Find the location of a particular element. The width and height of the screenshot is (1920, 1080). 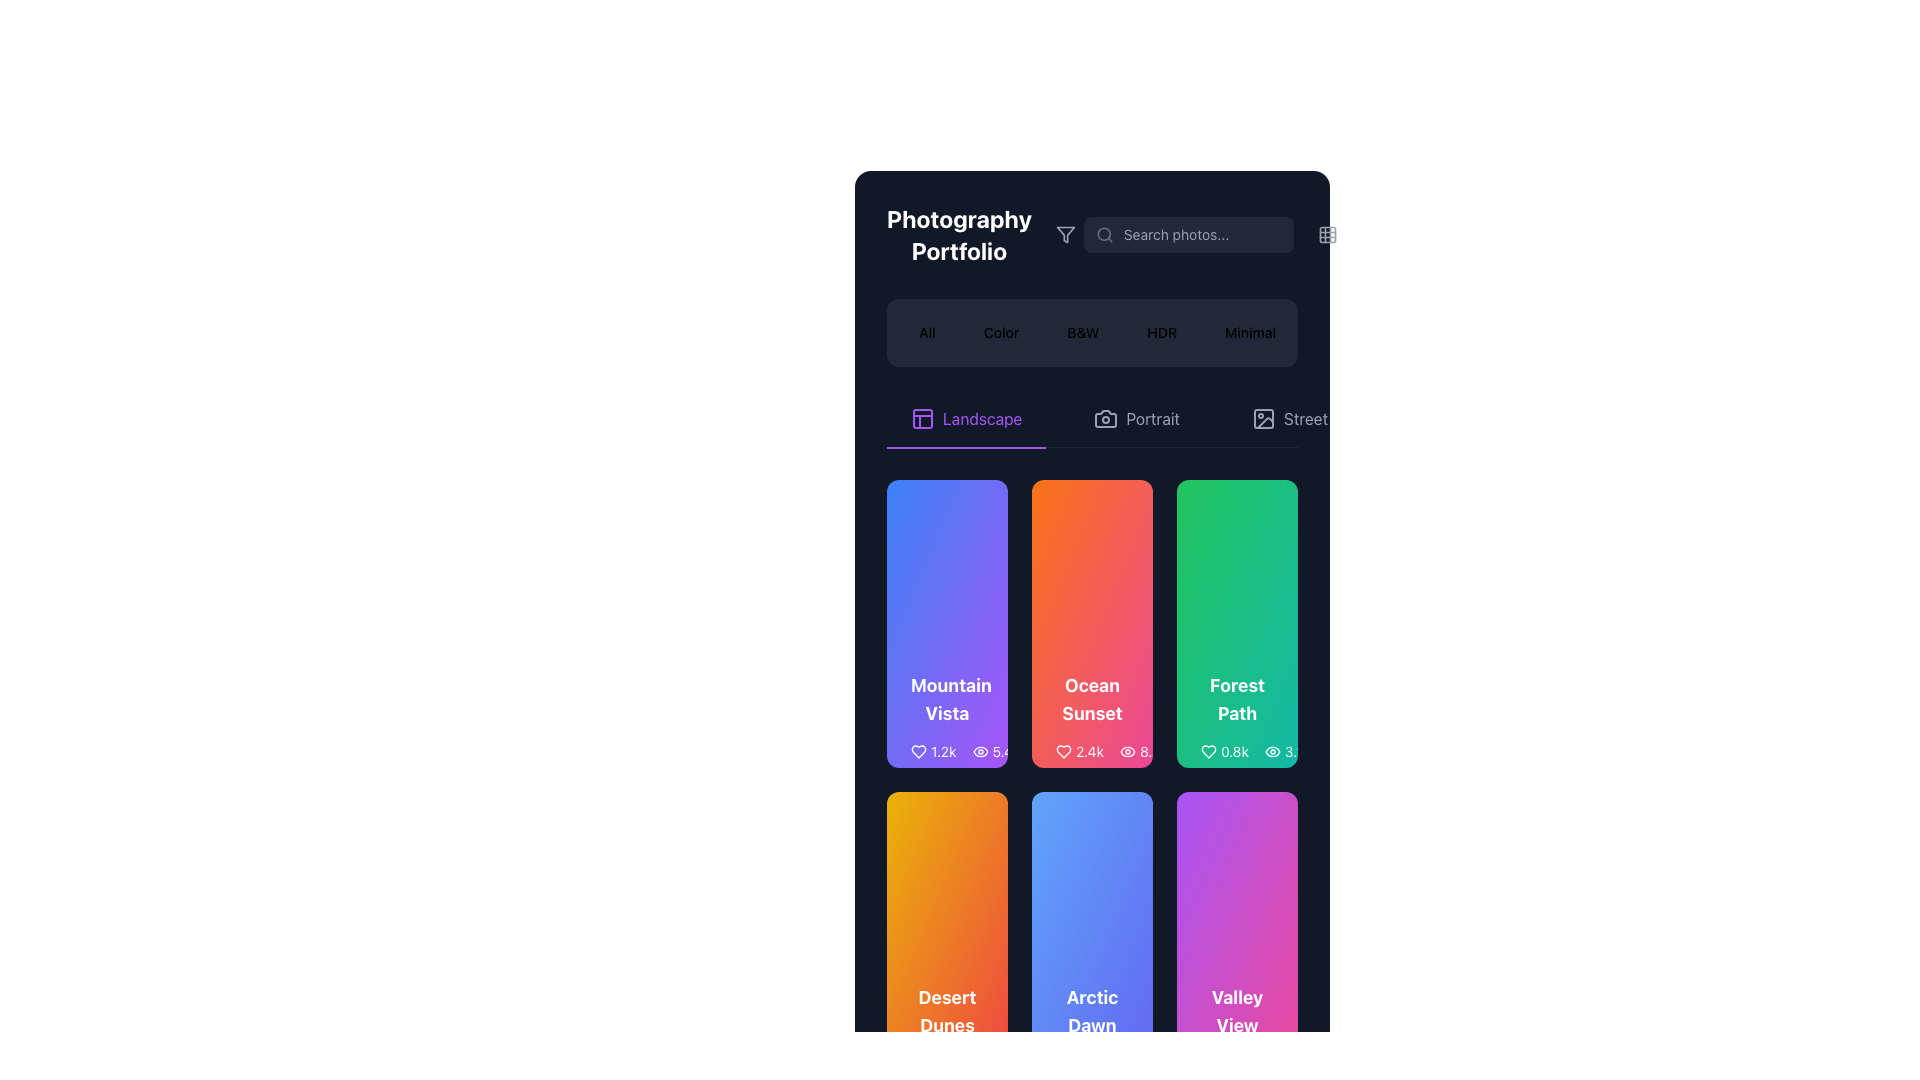

the text label reading 'Arctic Dawn', which is displayed in bold white font against a blue gradient background, located at the bottom of a card in the second row and second column of a grid layout is located at coordinates (1091, 1011).